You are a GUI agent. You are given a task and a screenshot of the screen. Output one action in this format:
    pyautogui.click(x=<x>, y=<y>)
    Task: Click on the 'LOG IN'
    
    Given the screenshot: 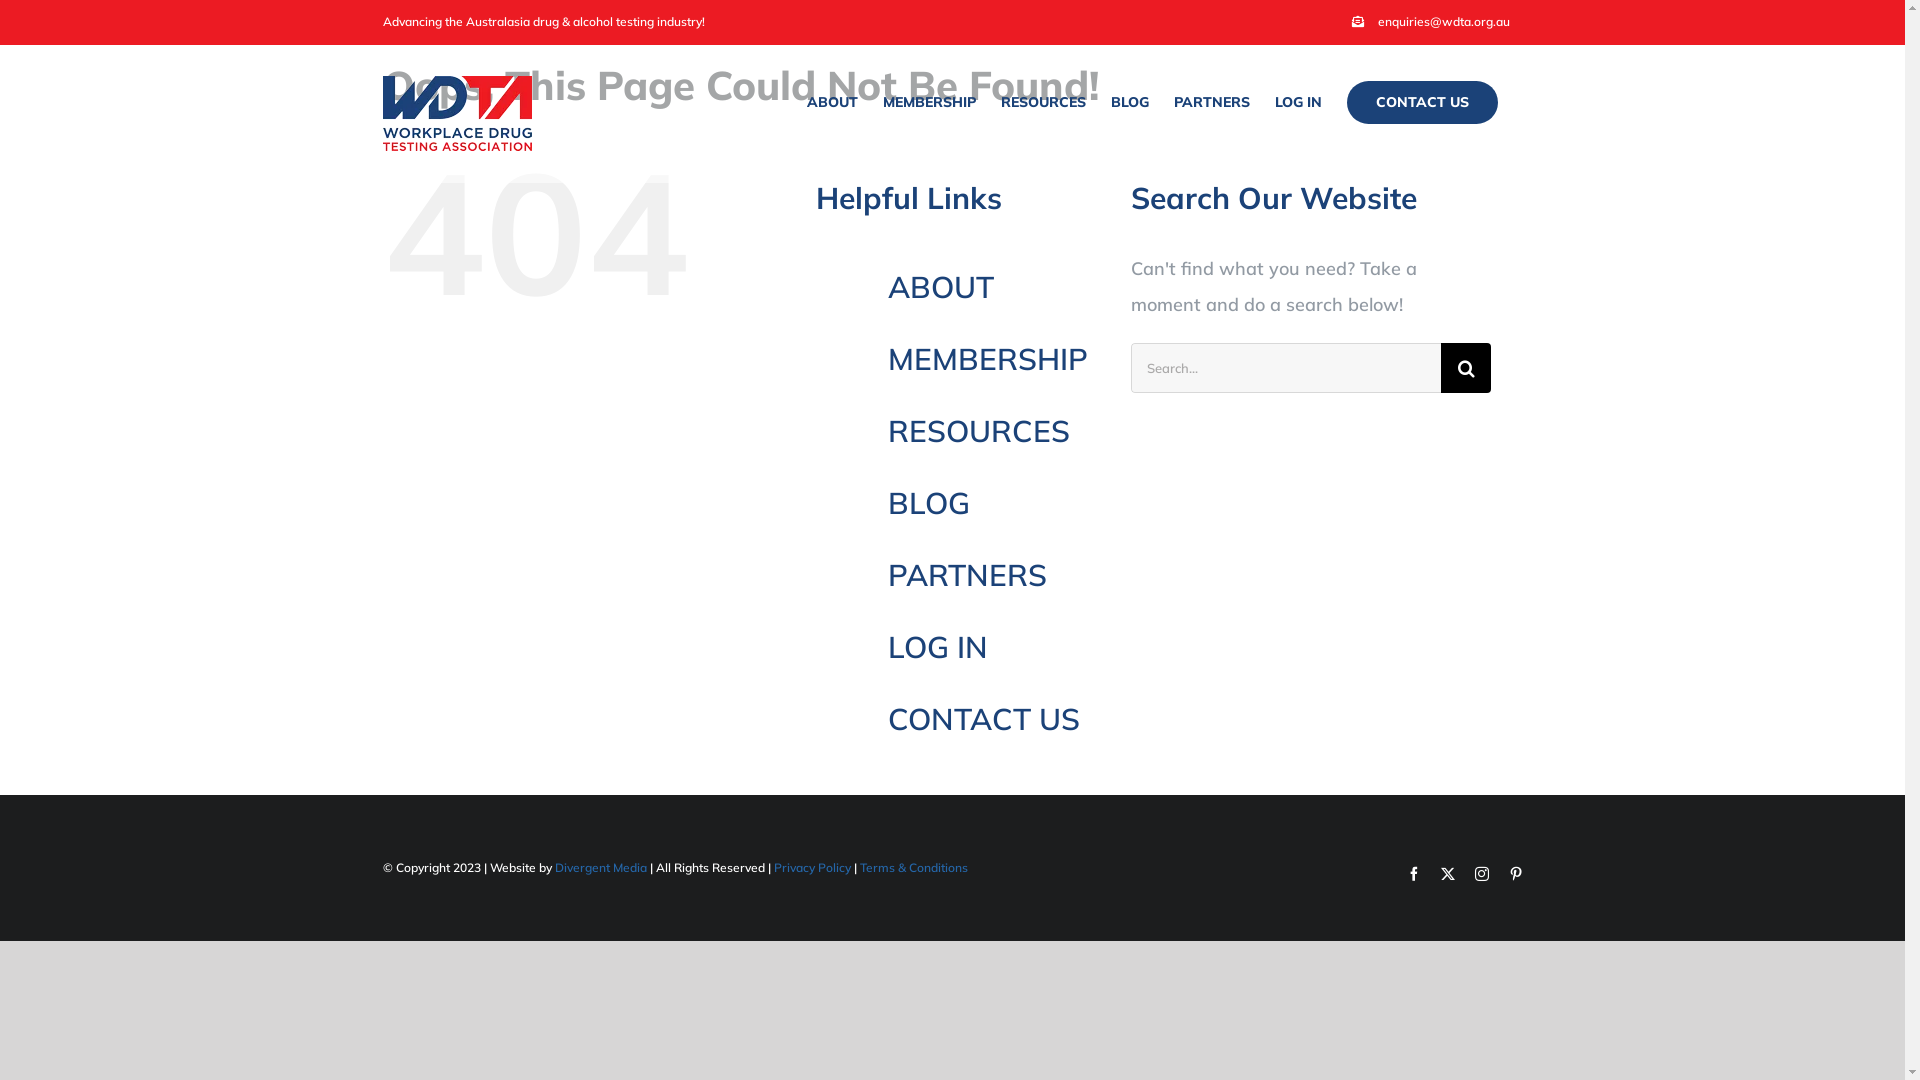 What is the action you would take?
    pyautogui.click(x=936, y=647)
    